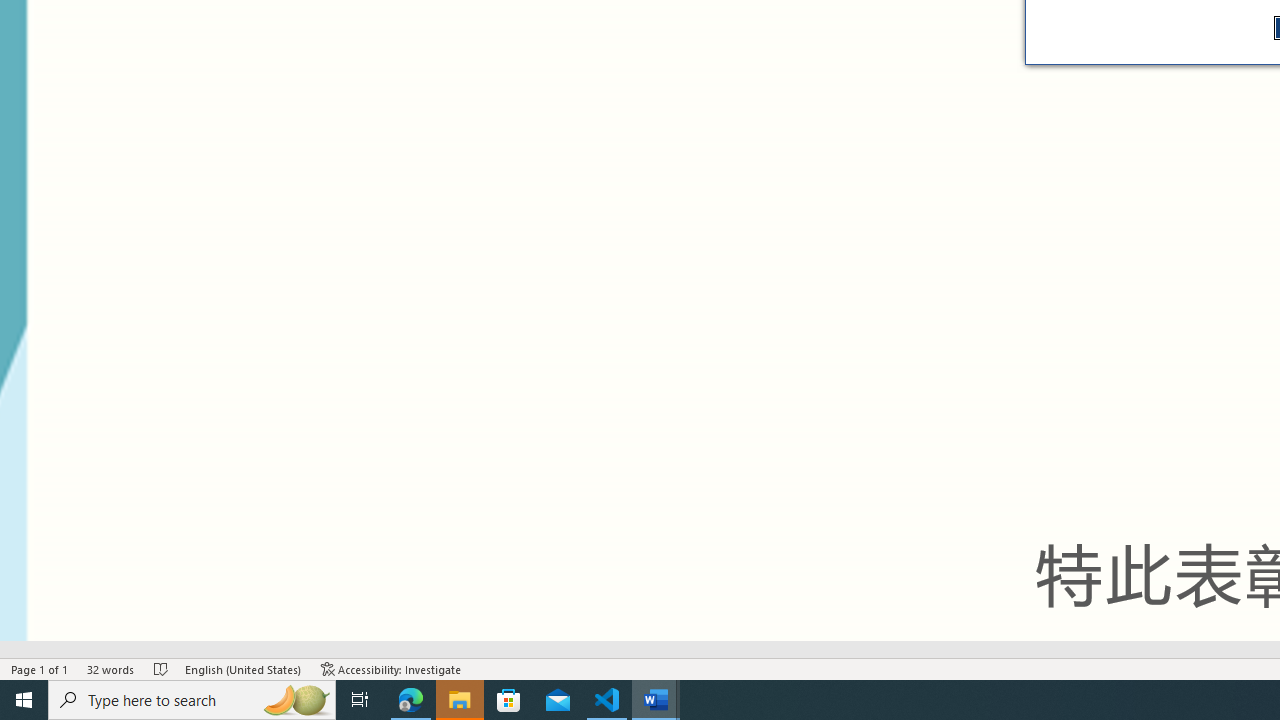 The width and height of the screenshot is (1280, 720). Describe the element at coordinates (606, 698) in the screenshot. I see `'Visual Studio Code - 1 running window'` at that location.